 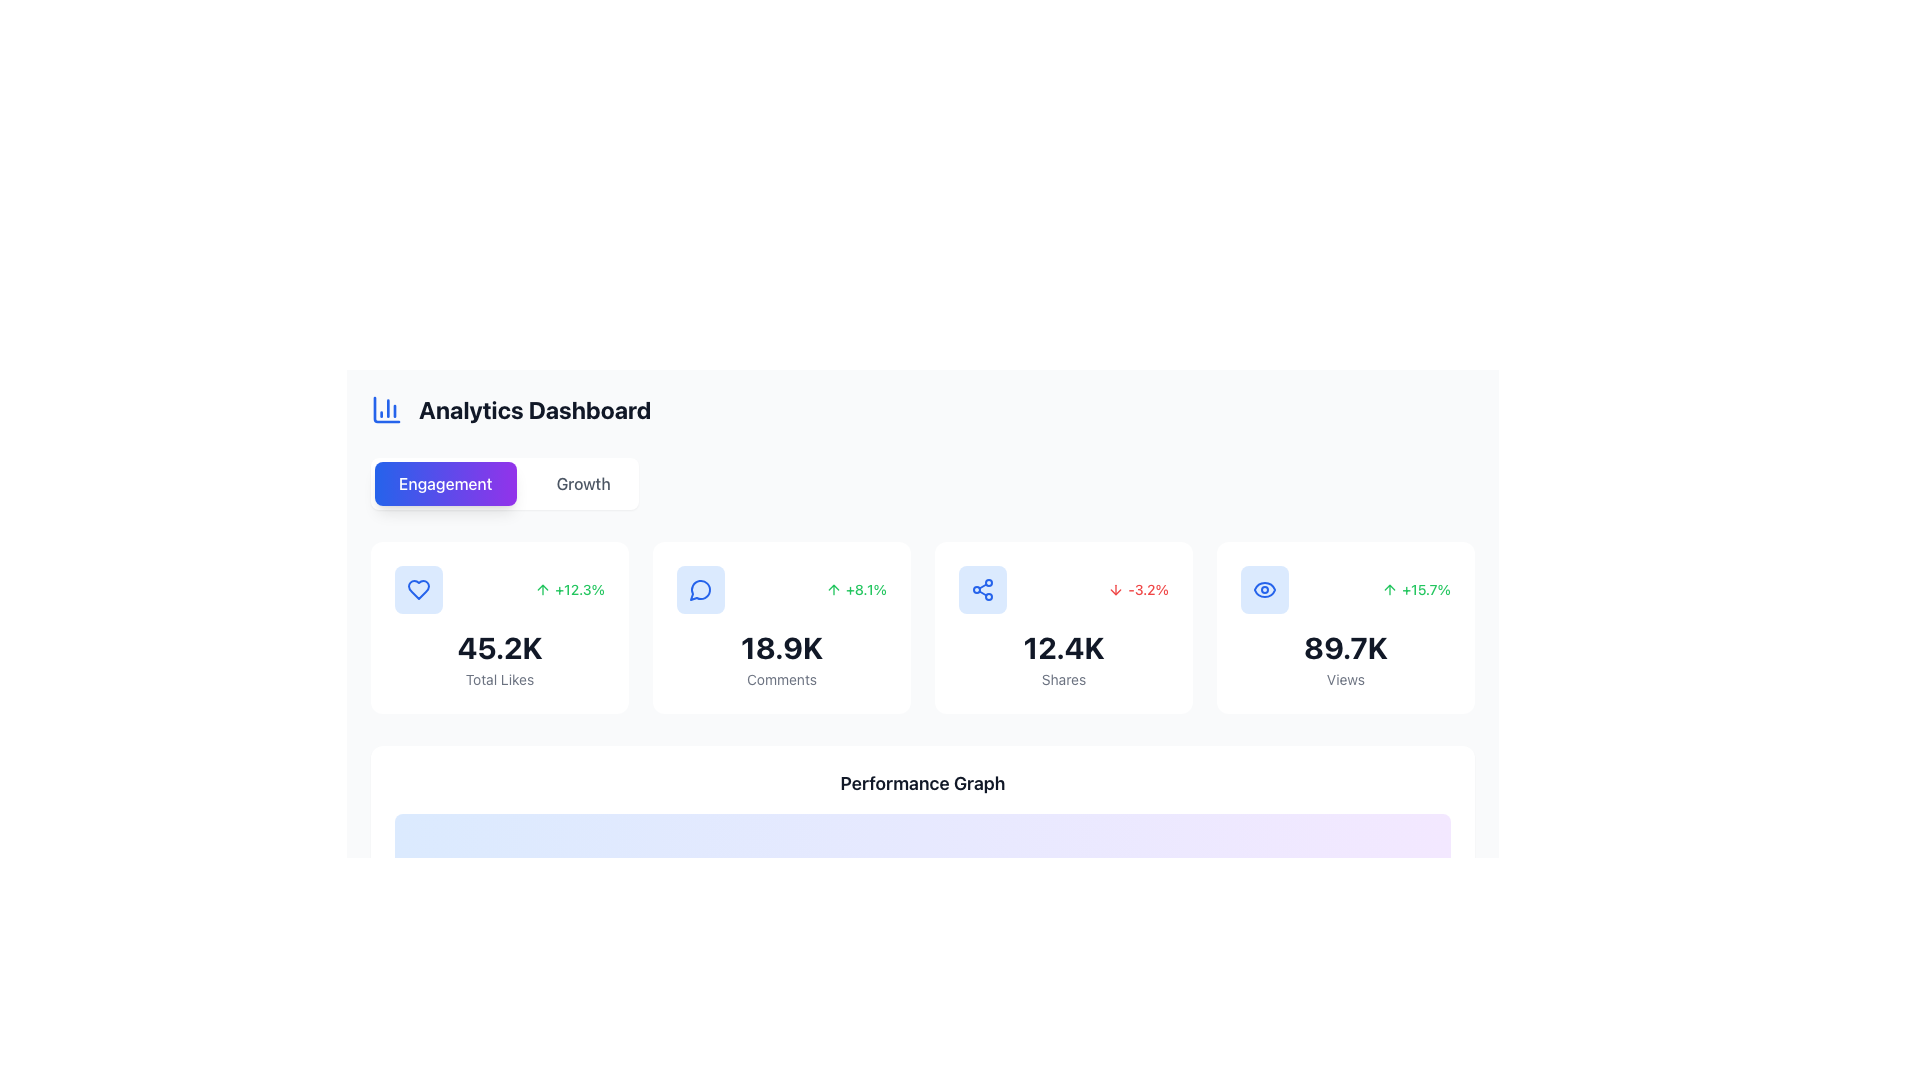 I want to click on the decorative circular background effect located in the bottom-right corner of the card displaying '45.2K Total Likes', so click(x=595, y=681).